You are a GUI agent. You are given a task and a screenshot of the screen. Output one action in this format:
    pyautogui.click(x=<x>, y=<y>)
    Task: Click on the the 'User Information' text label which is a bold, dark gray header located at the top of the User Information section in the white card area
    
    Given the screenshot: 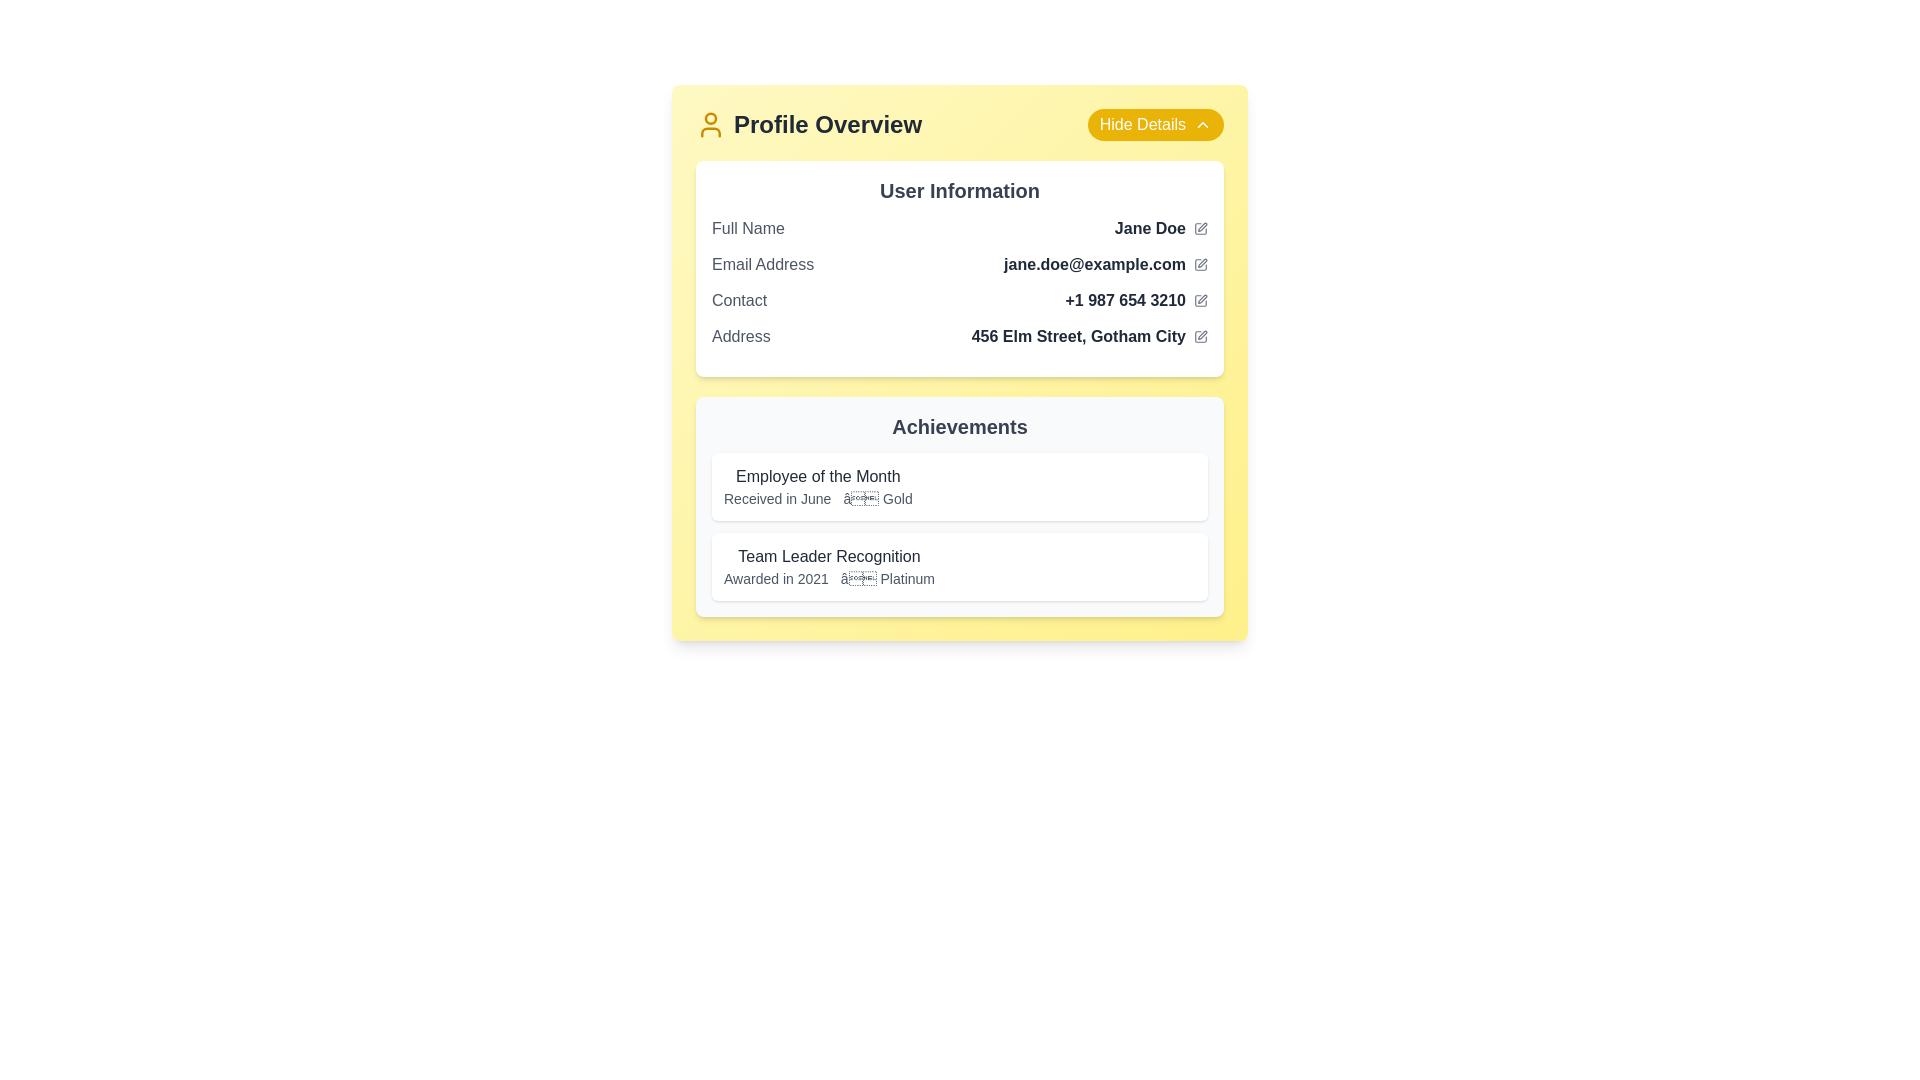 What is the action you would take?
    pyautogui.click(x=960, y=191)
    